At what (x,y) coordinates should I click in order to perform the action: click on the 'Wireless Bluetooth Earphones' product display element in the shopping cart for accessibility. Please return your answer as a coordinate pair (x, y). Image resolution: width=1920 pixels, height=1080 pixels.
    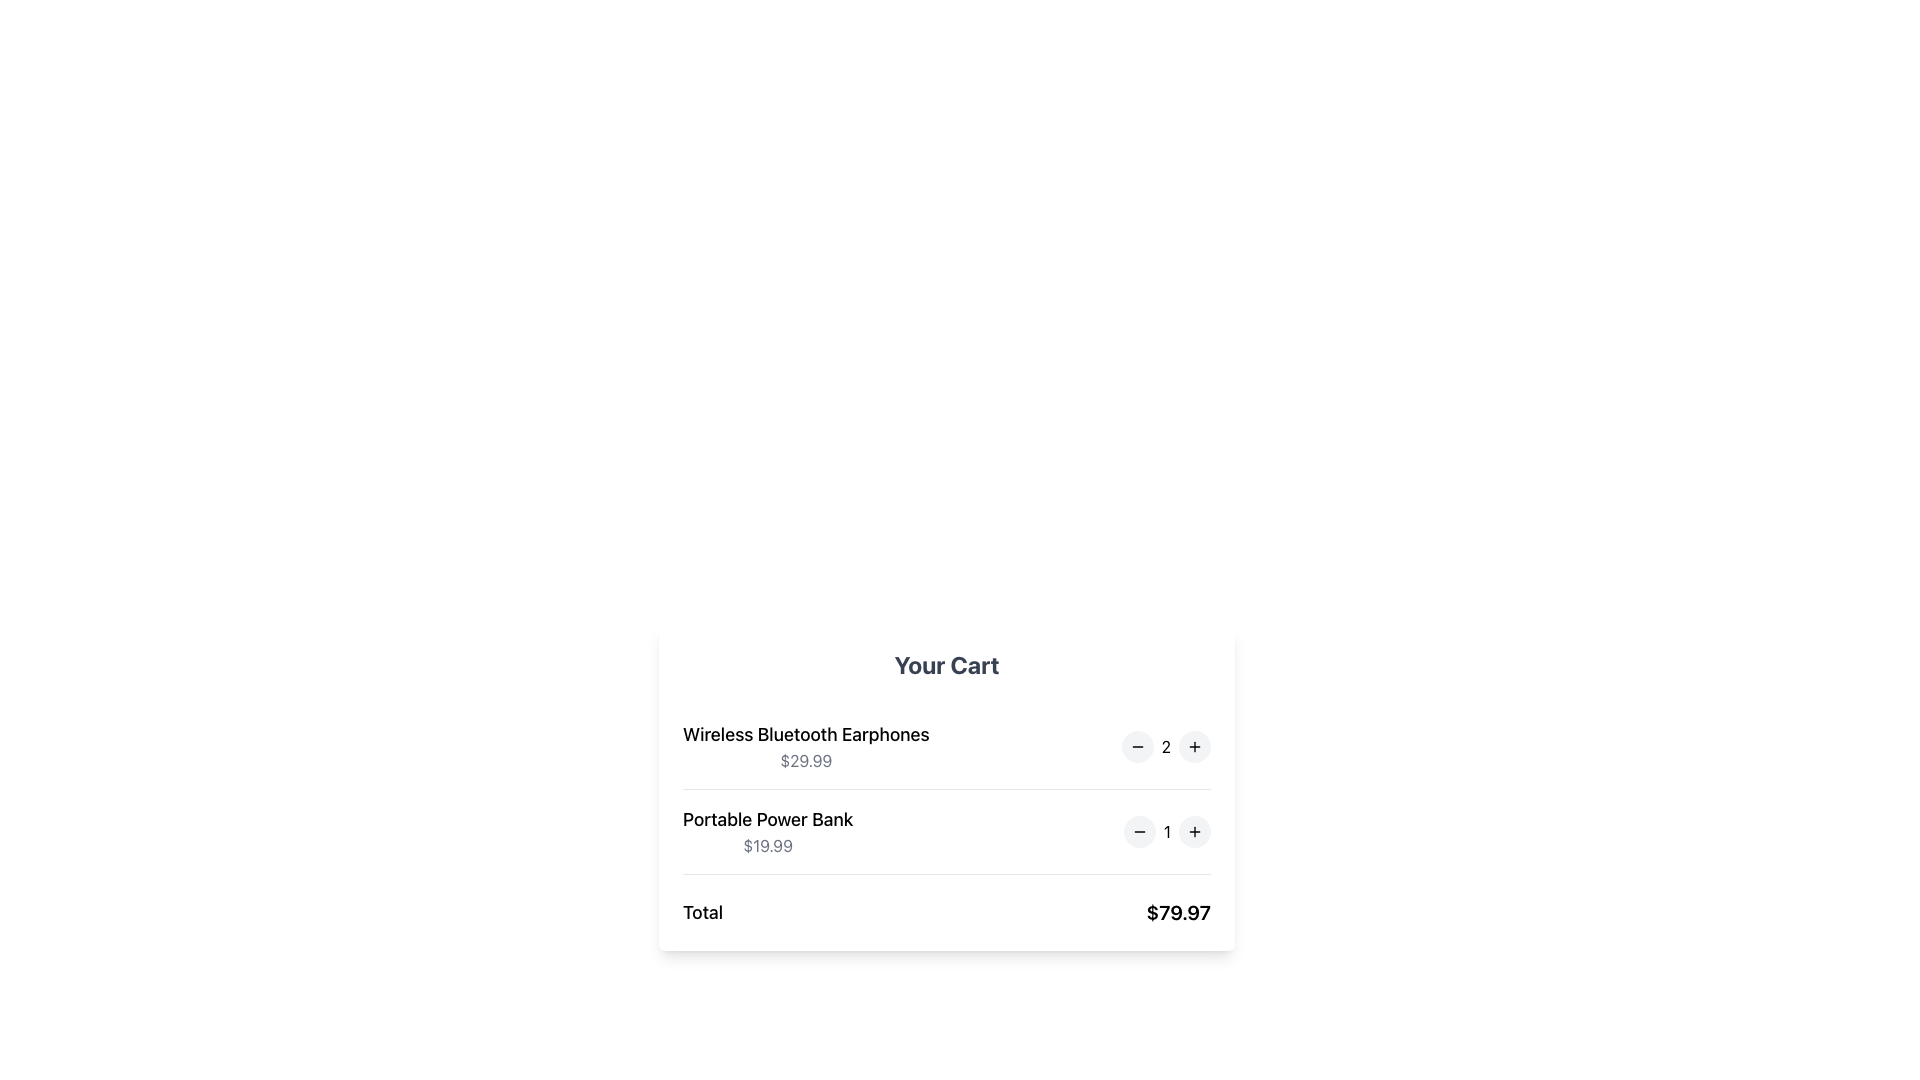
    Looking at the image, I should click on (806, 747).